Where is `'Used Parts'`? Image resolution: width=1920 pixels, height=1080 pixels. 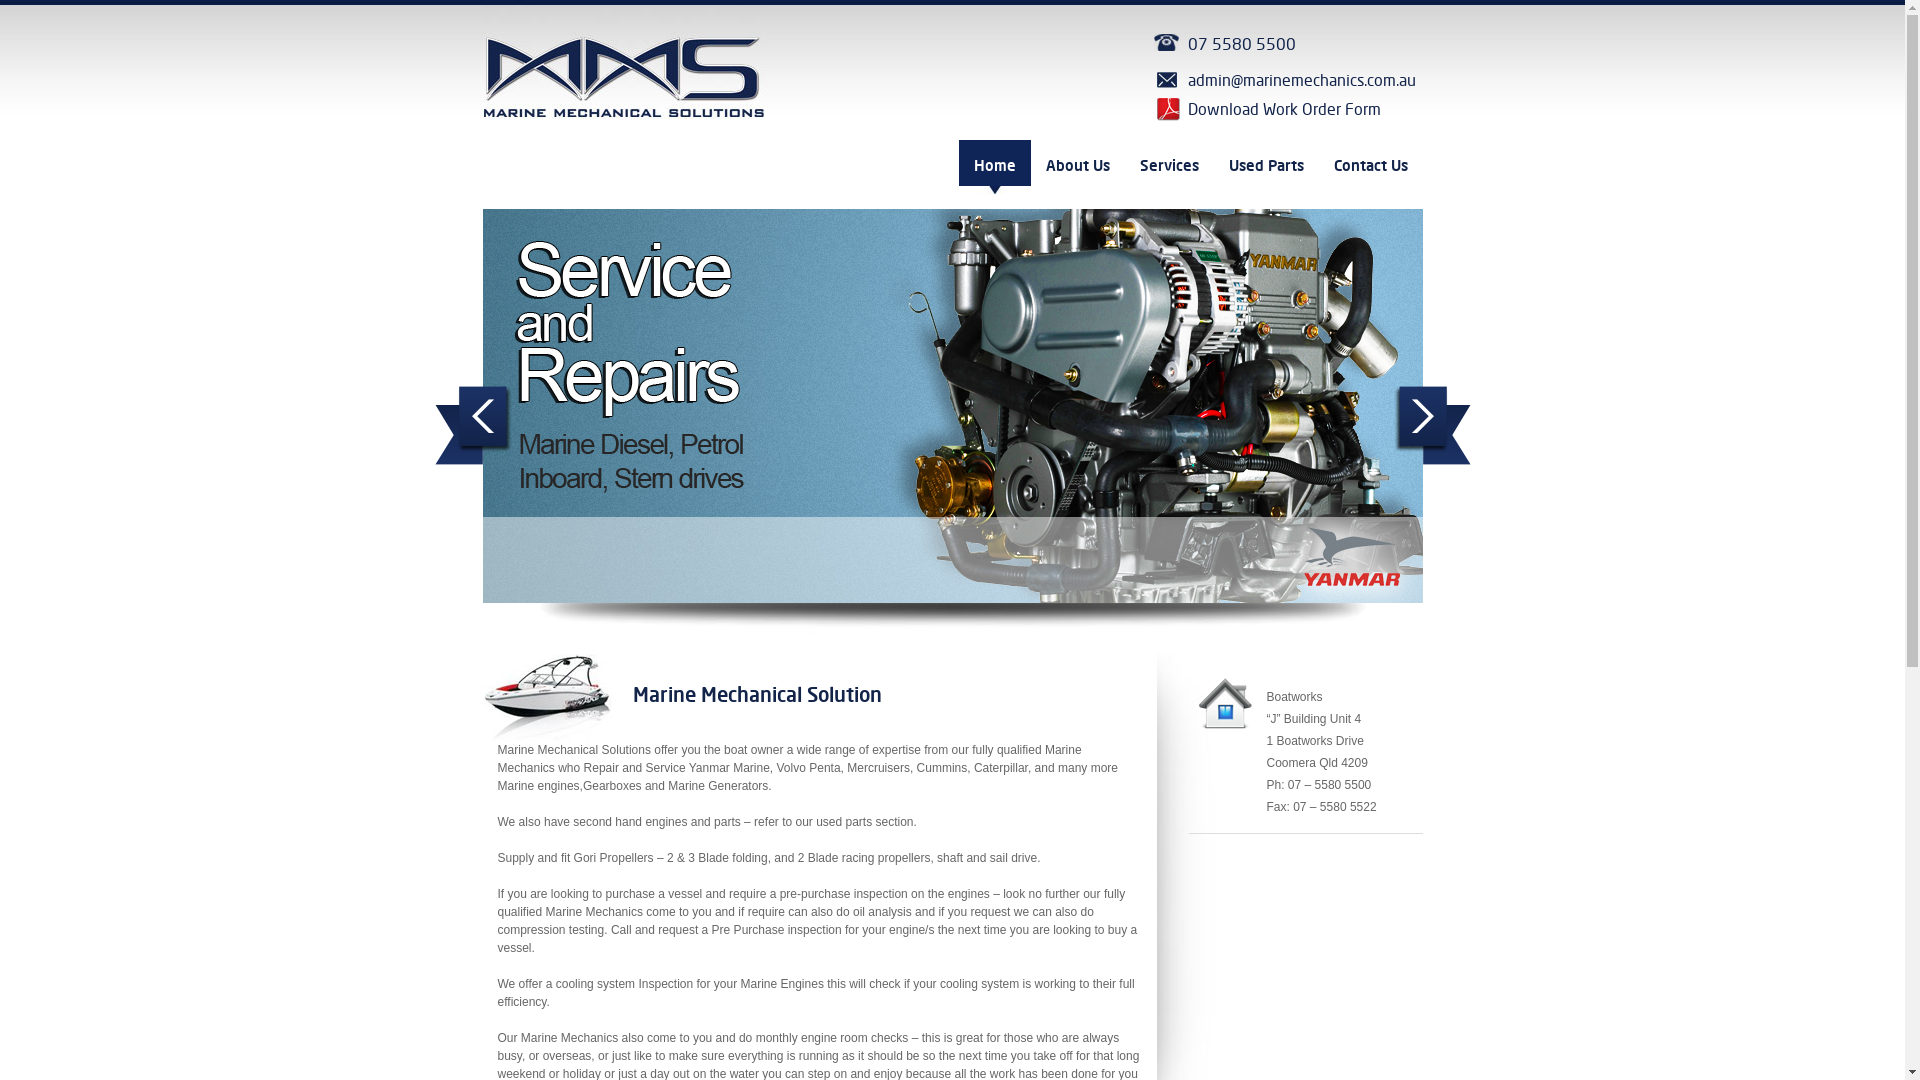
'Used Parts' is located at coordinates (1213, 165).